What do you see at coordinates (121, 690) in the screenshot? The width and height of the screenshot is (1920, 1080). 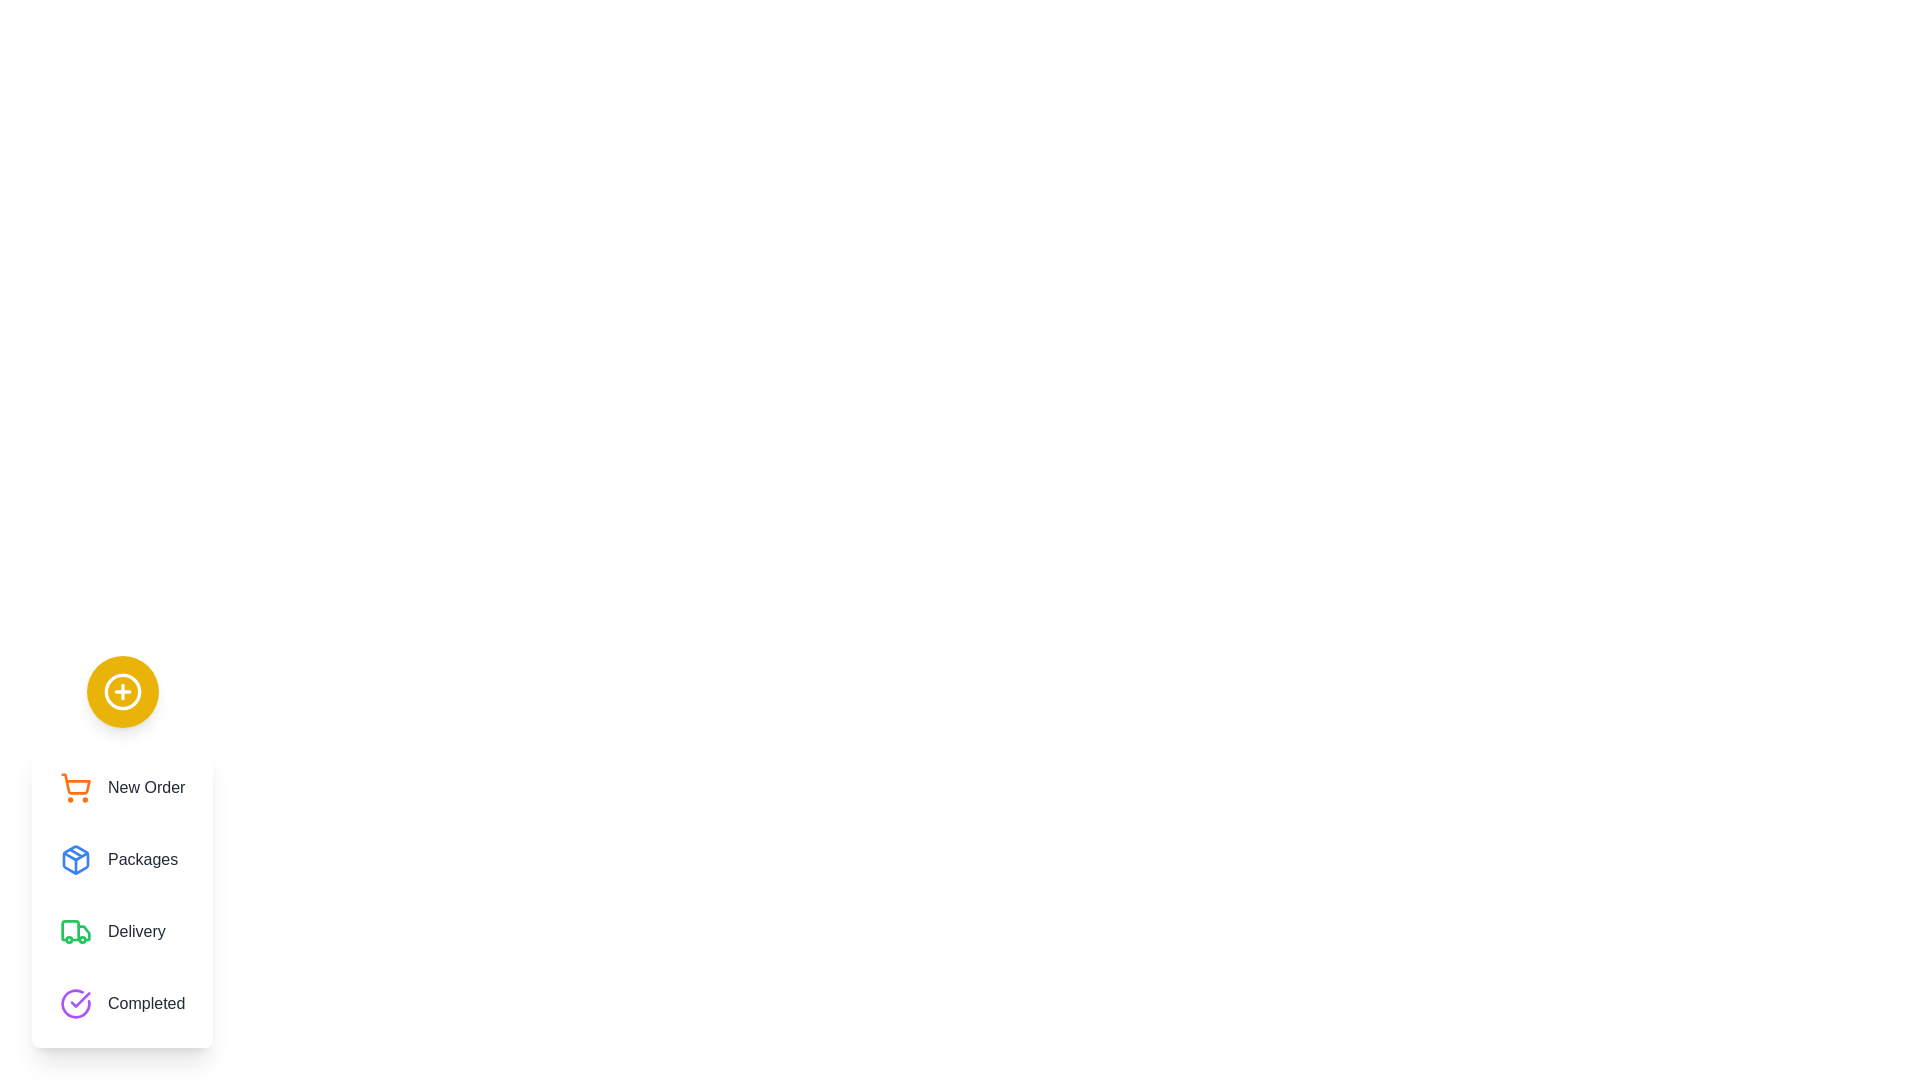 I see `the floating action button to toggle the menu` at bounding box center [121, 690].